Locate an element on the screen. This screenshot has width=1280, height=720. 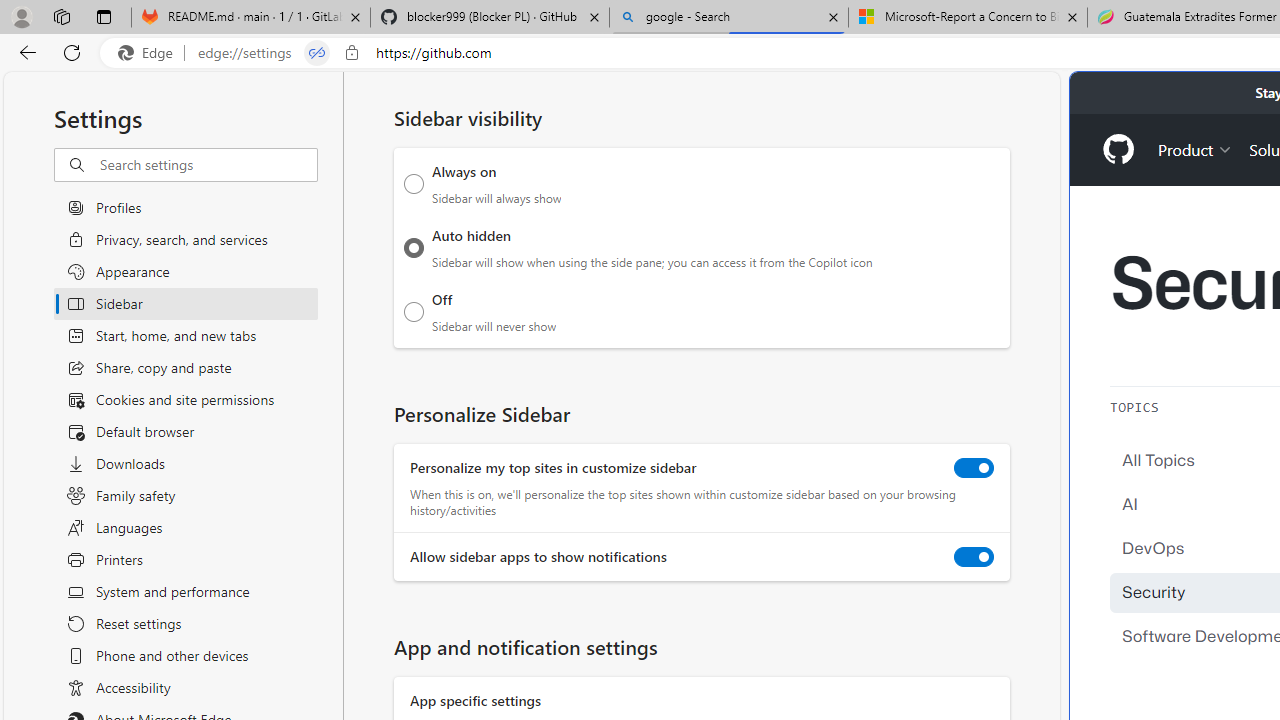
'Edge' is located at coordinates (149, 52).